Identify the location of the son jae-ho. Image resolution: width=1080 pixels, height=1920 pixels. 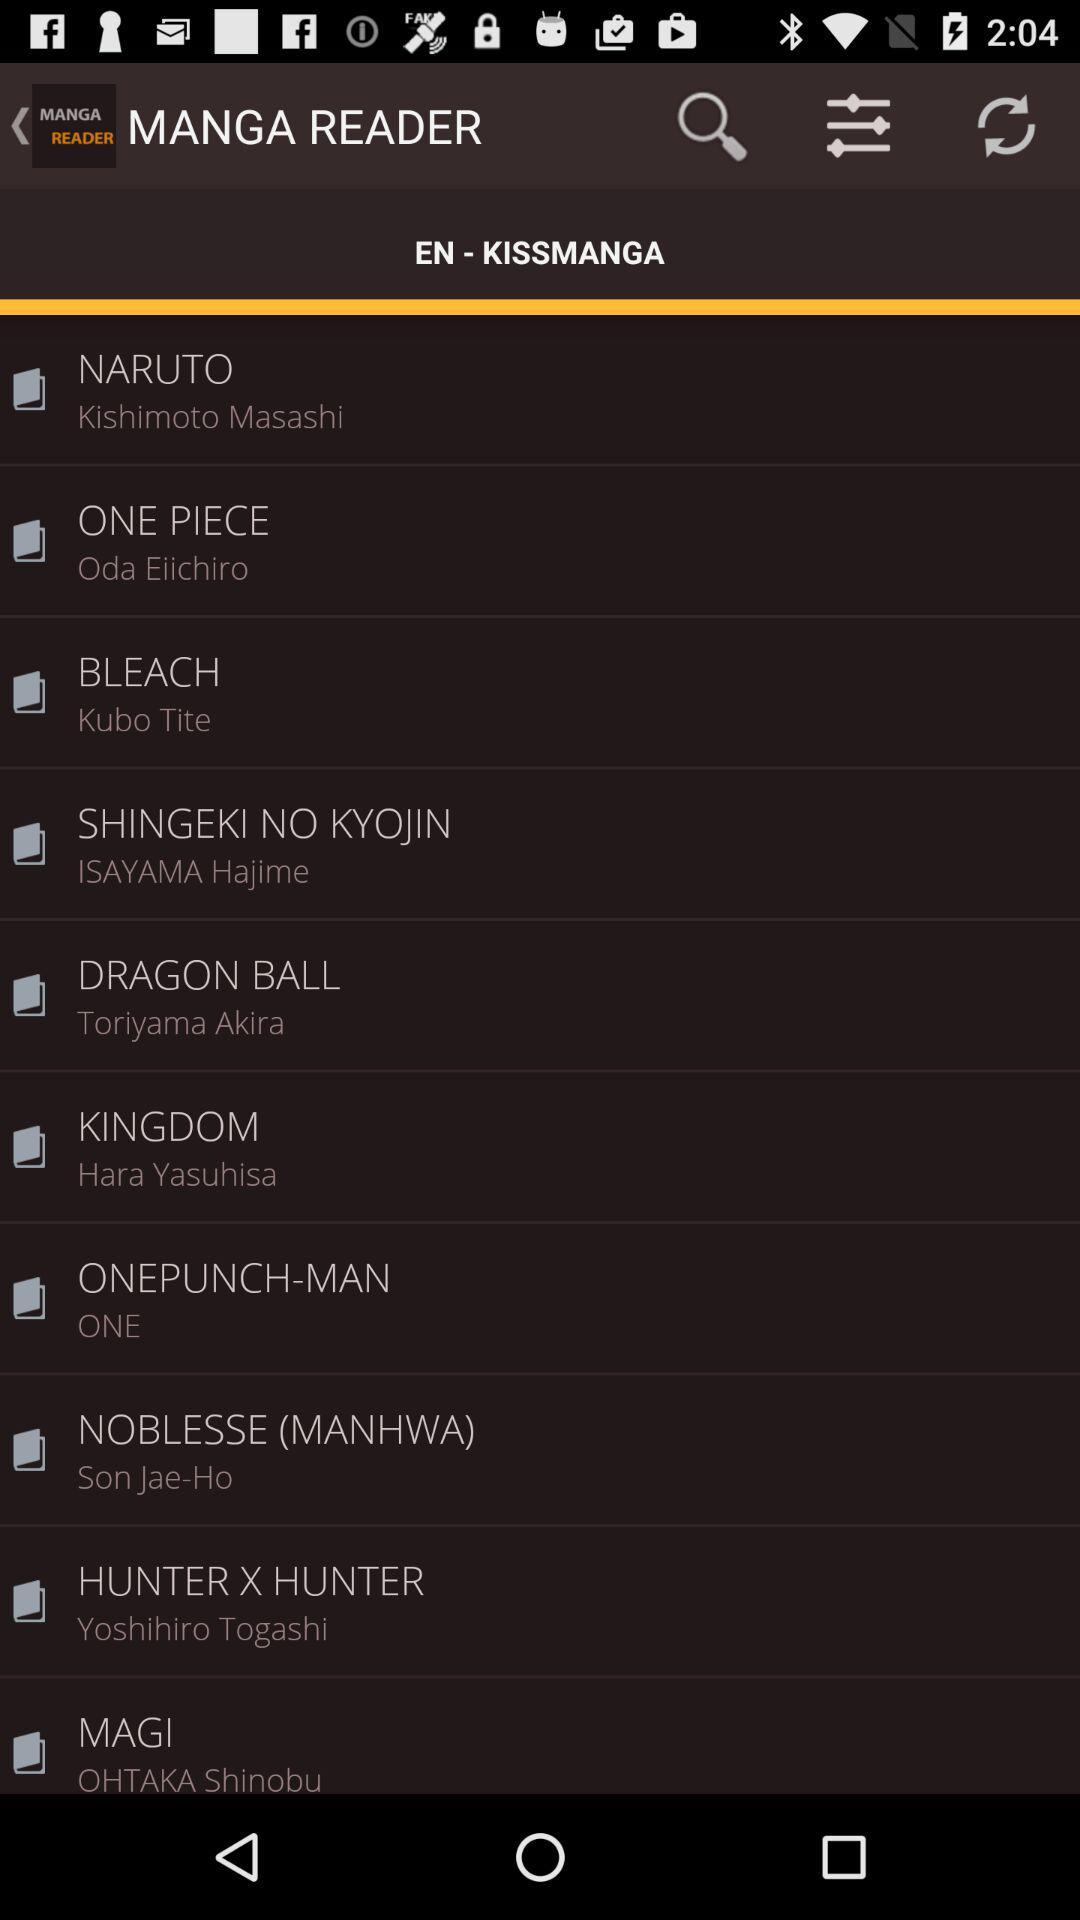
(571, 1489).